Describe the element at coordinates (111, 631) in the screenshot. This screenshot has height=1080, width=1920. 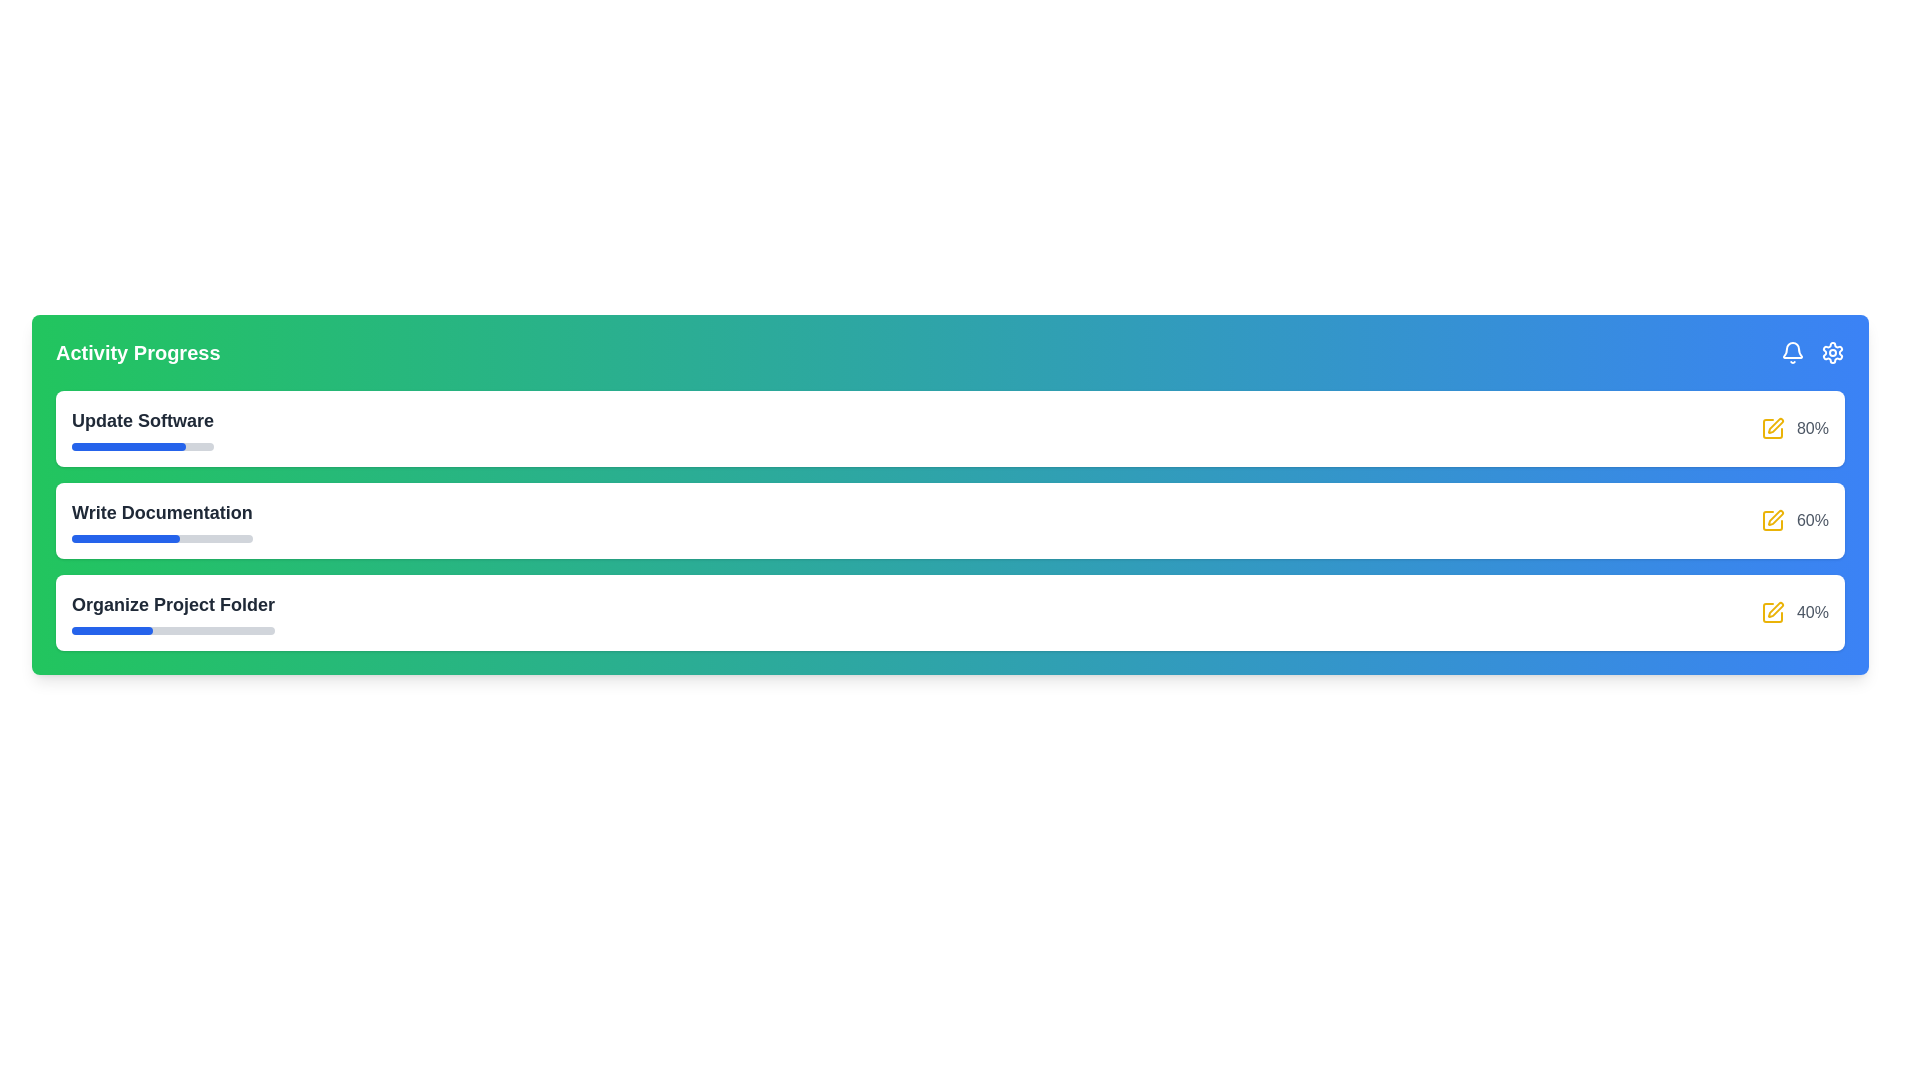
I see `the visual progress representation of the Progress Bar Segment indicating 40% completion for the task 'Organize Project Folder'` at that location.